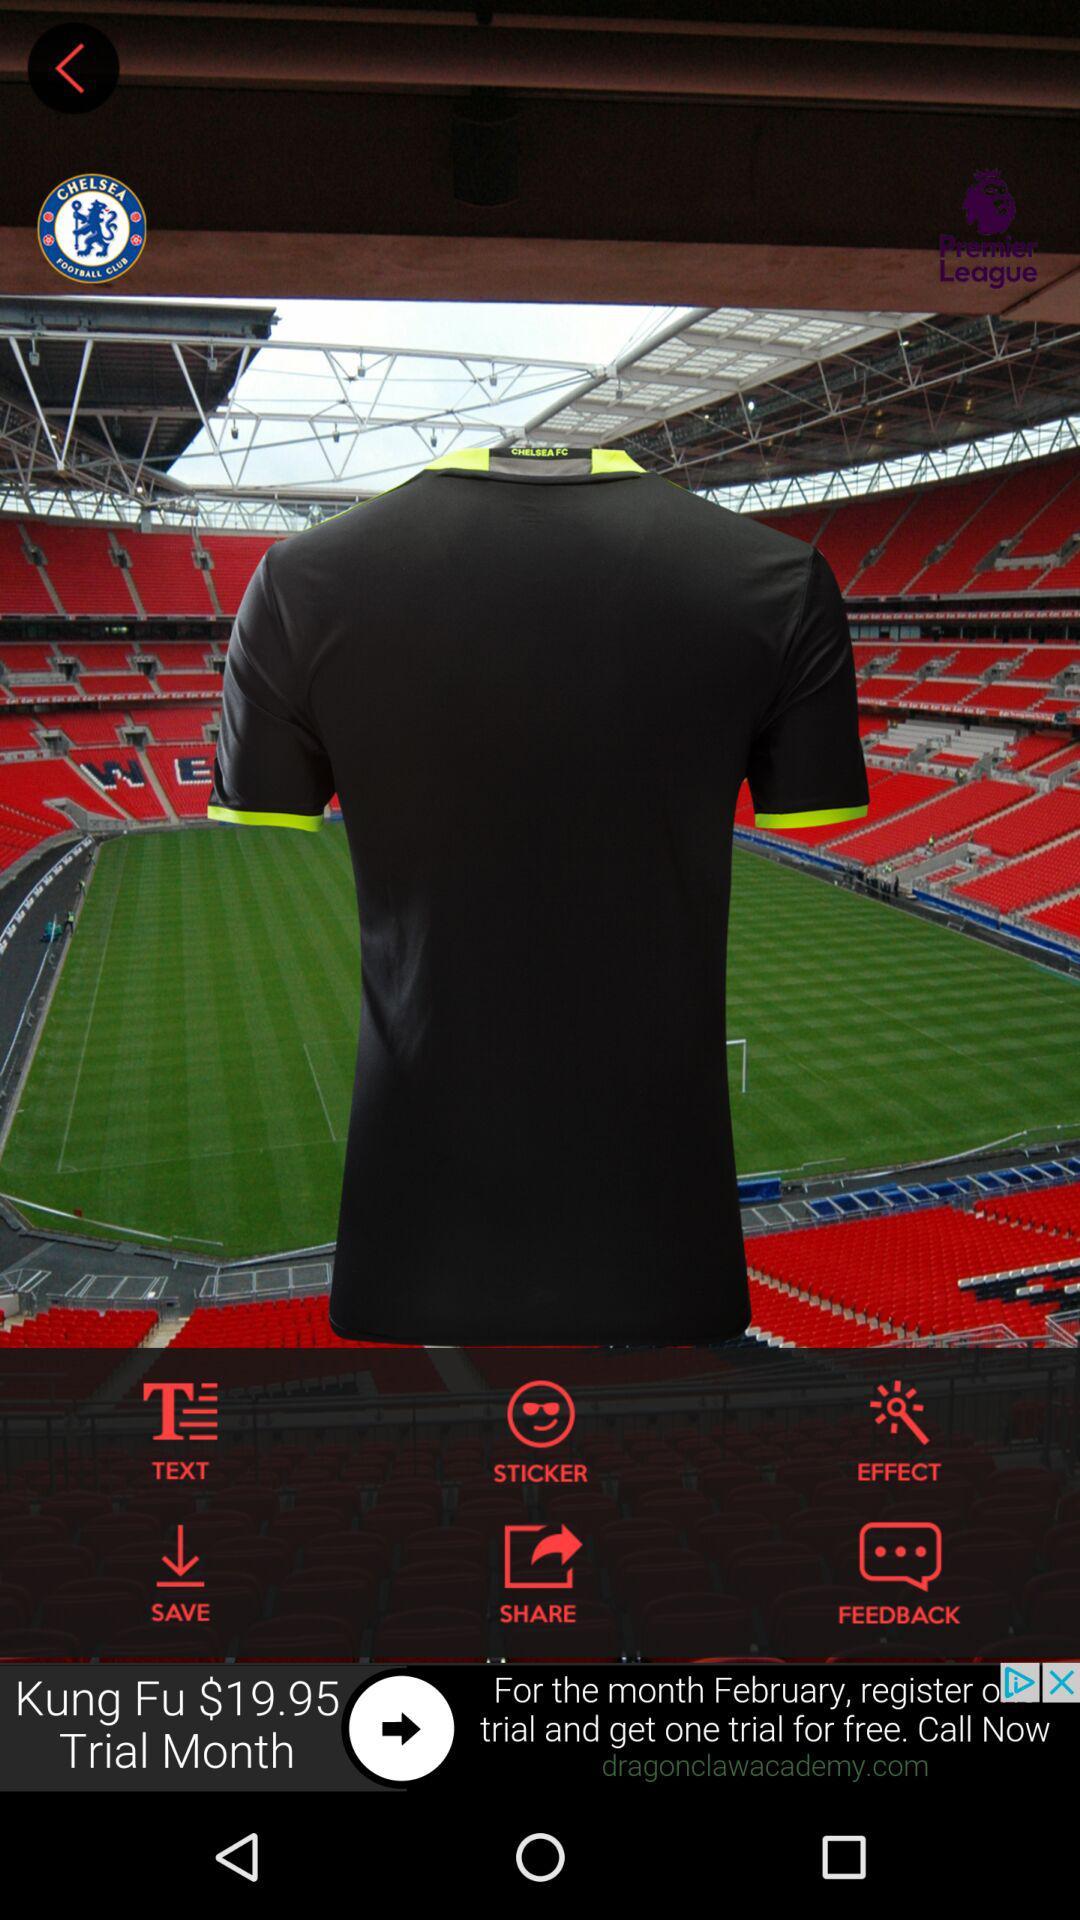 This screenshot has width=1080, height=1920. What do you see at coordinates (540, 1727) in the screenshot?
I see `watch advertisement` at bounding box center [540, 1727].